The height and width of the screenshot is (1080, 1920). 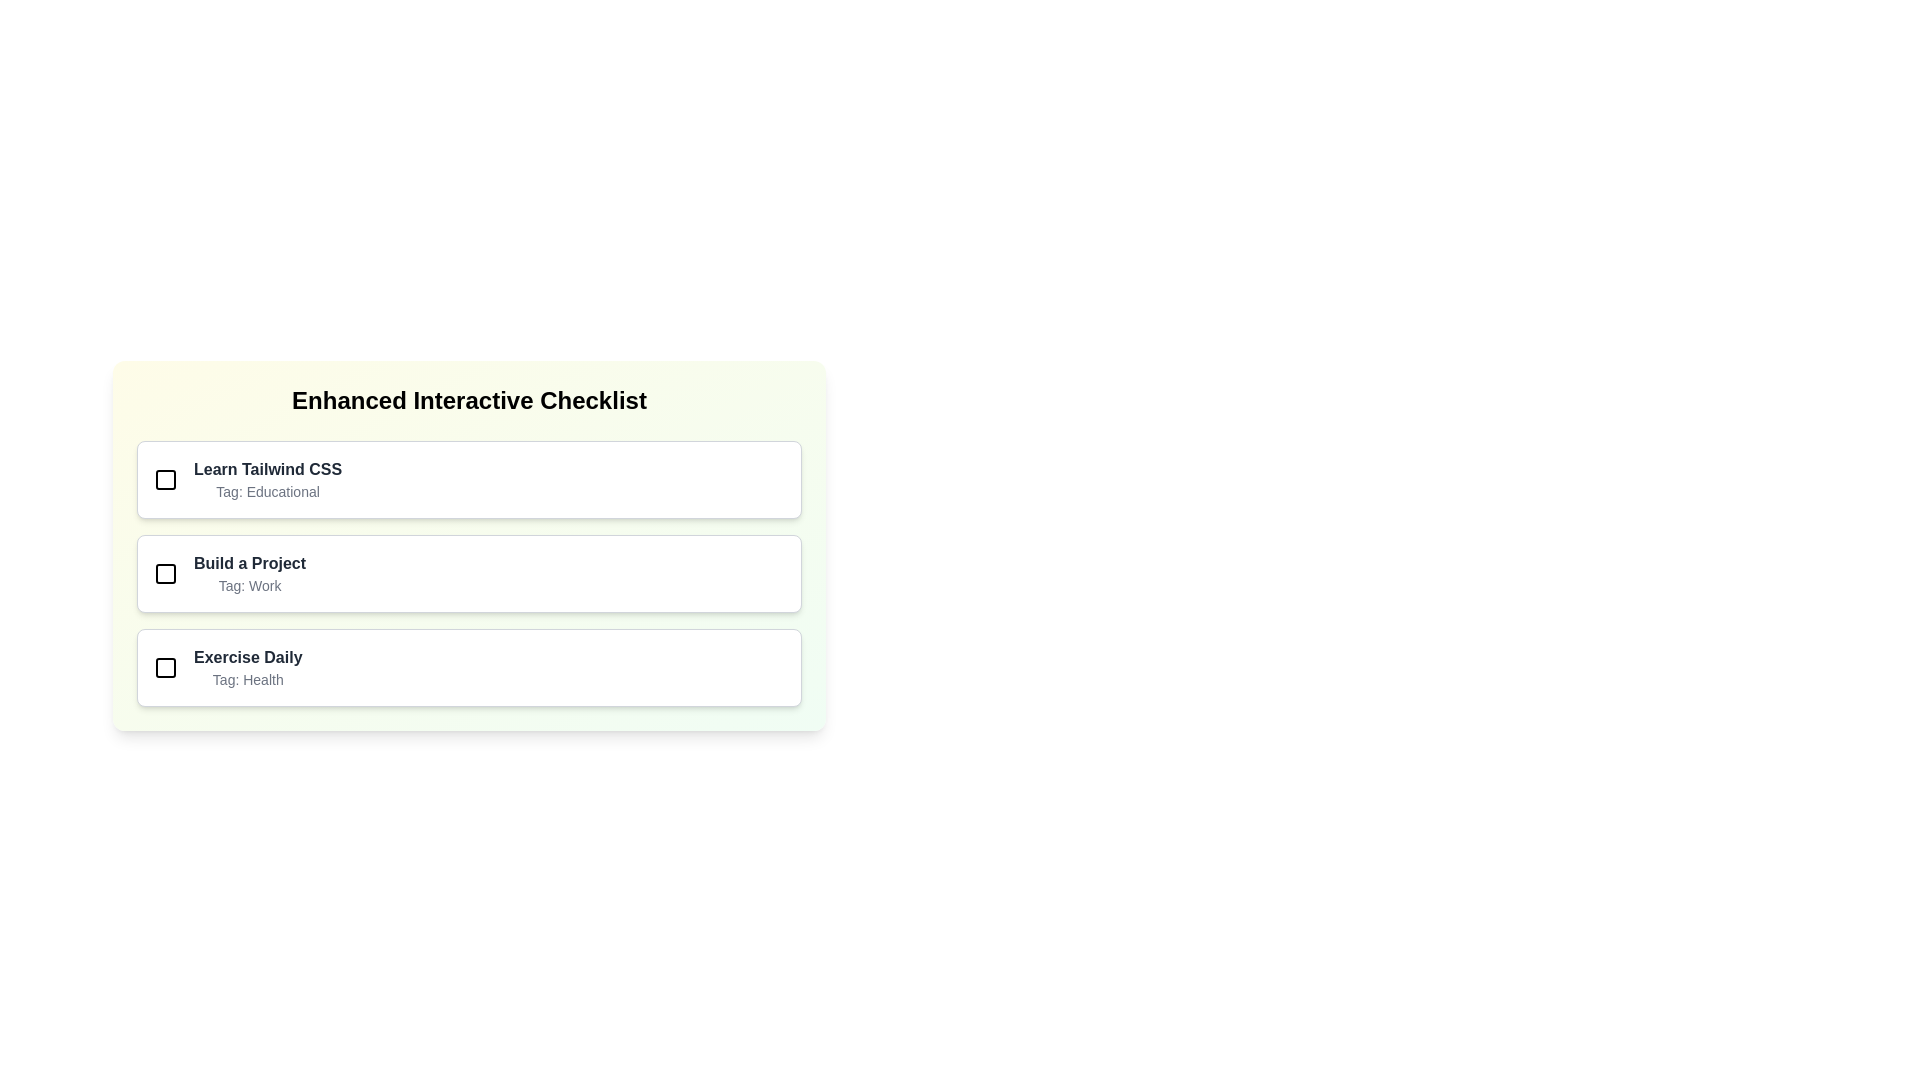 I want to click on the inner part of the checkbox for the task labeled 'Learn Tailwind CSS', which is visually represented as a small square with rounded corners located inside a larger square, so click(x=166, y=479).